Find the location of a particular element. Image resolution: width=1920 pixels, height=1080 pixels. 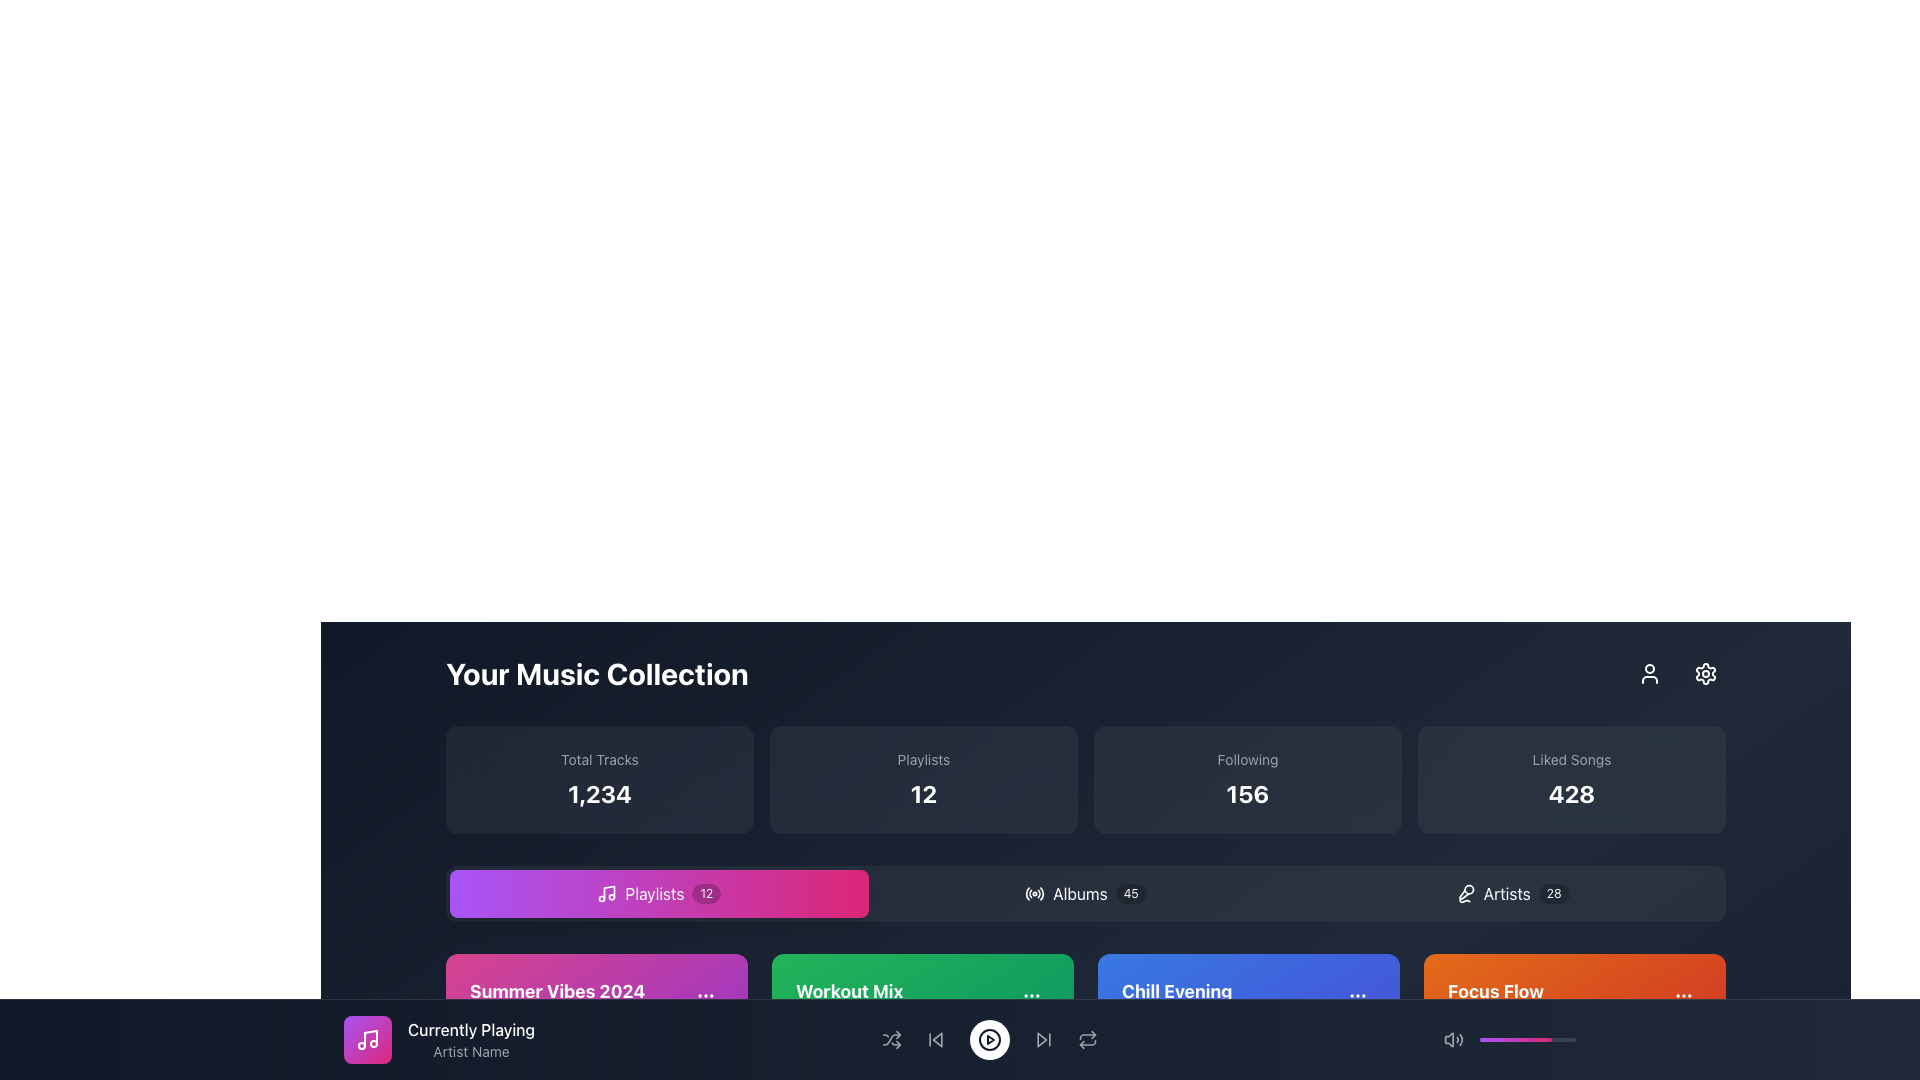

the informational card displaying the count of '12' playlists in the music collection, located under the 'Your Music Collection' header is located at coordinates (923, 778).